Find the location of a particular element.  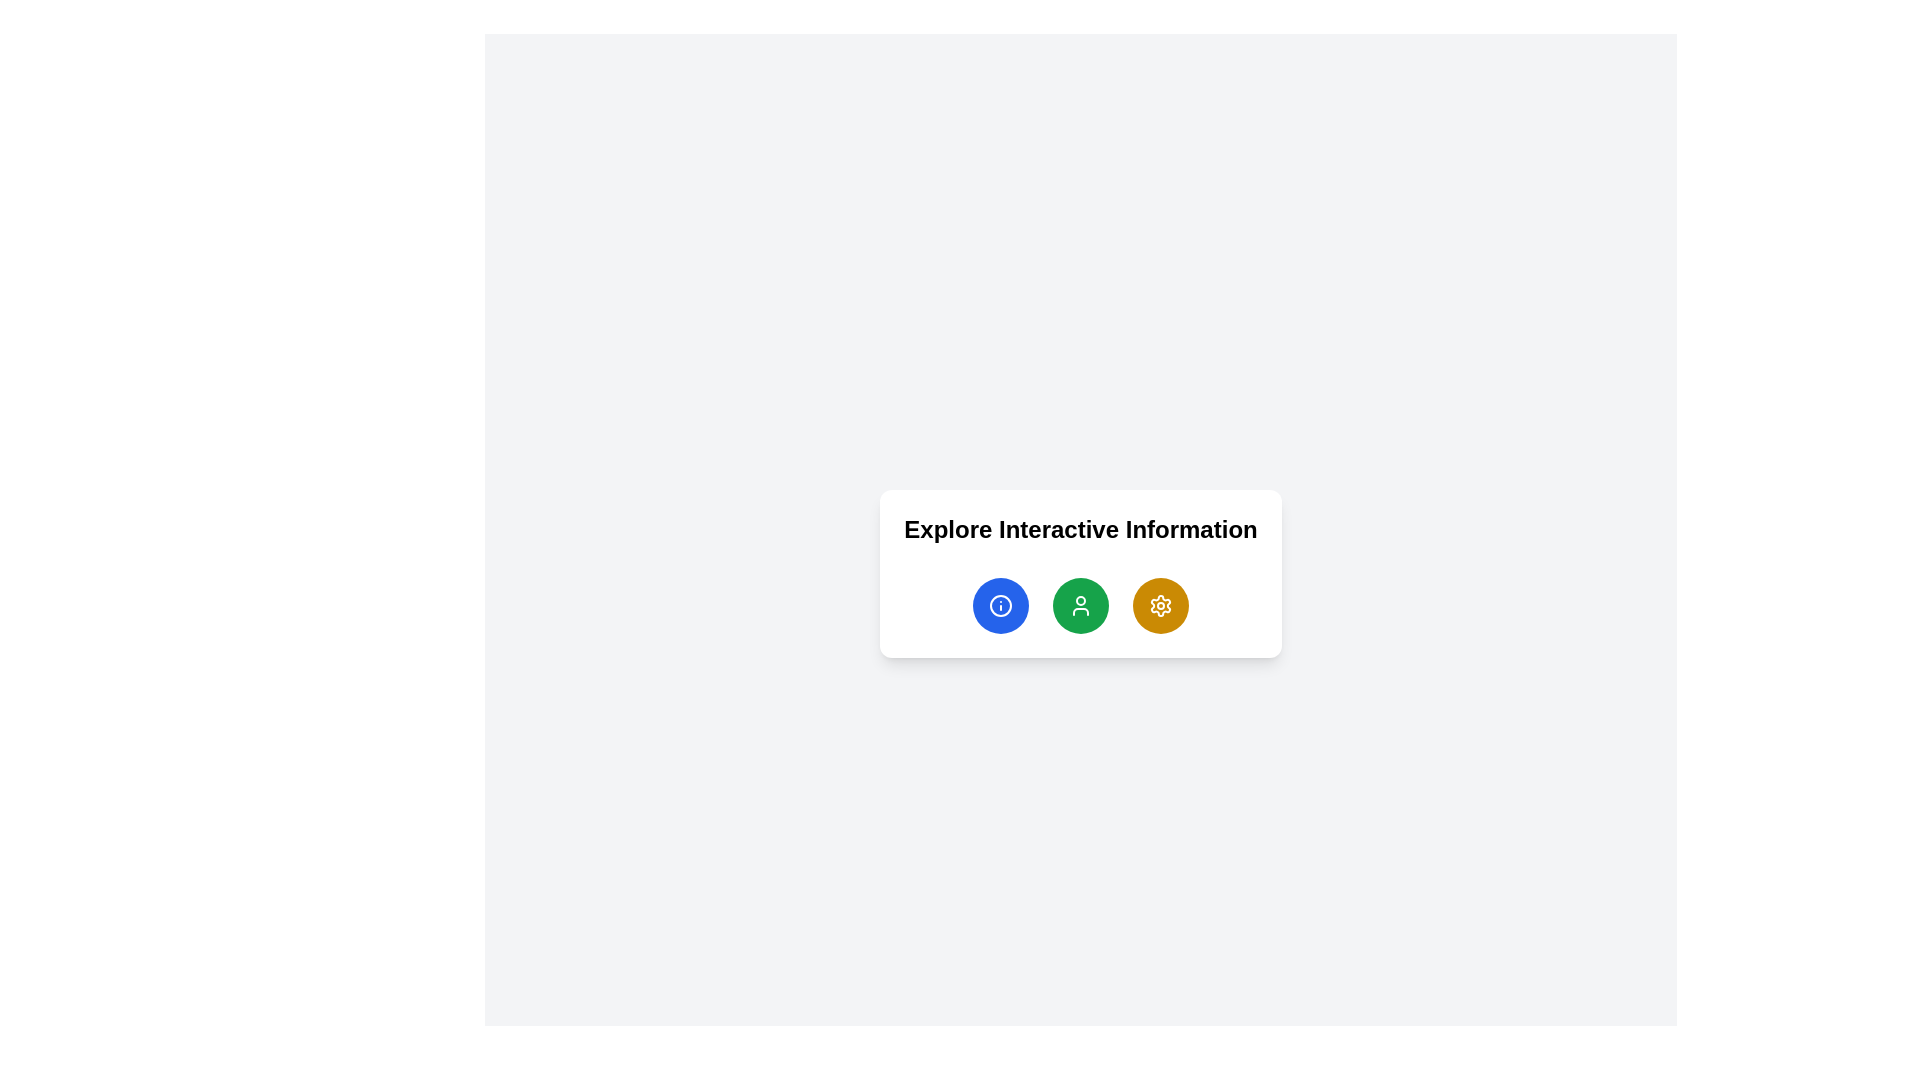

the information button located below the text 'Explore Interactive Information', to the left of the green button with a person icon is located at coordinates (1000, 604).